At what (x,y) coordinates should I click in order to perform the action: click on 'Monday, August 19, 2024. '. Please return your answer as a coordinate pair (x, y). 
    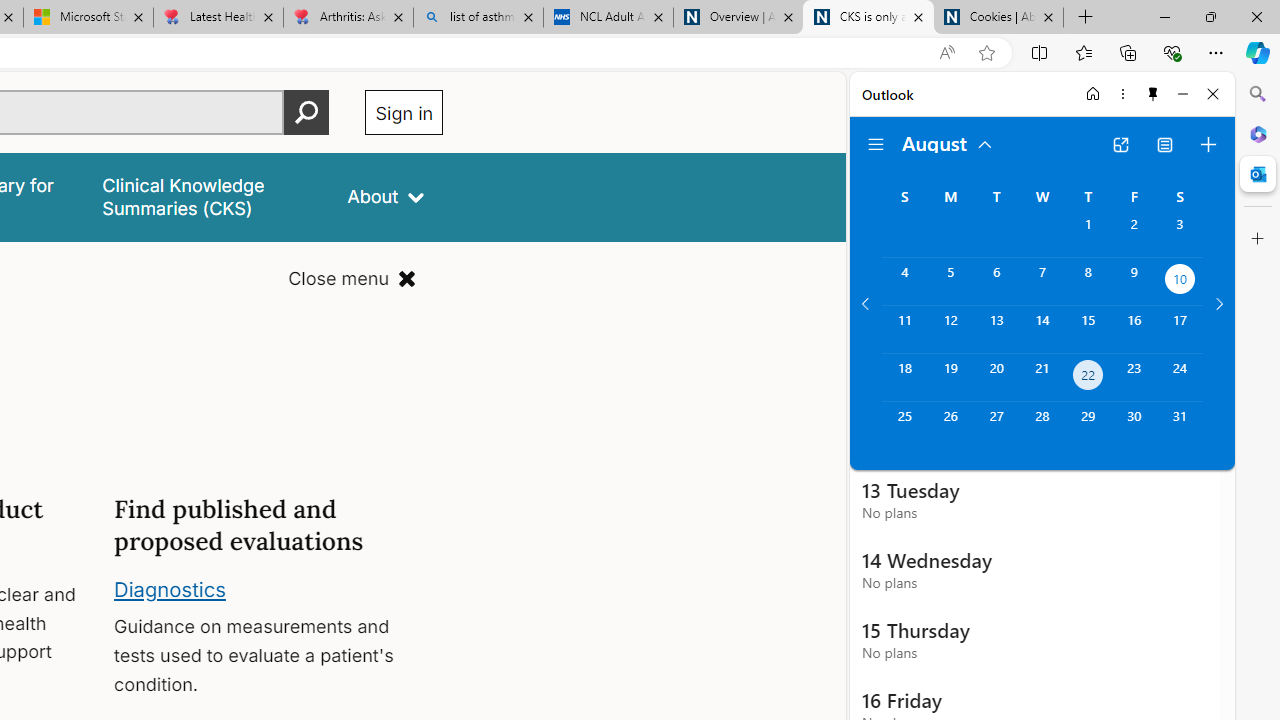
    Looking at the image, I should click on (949, 377).